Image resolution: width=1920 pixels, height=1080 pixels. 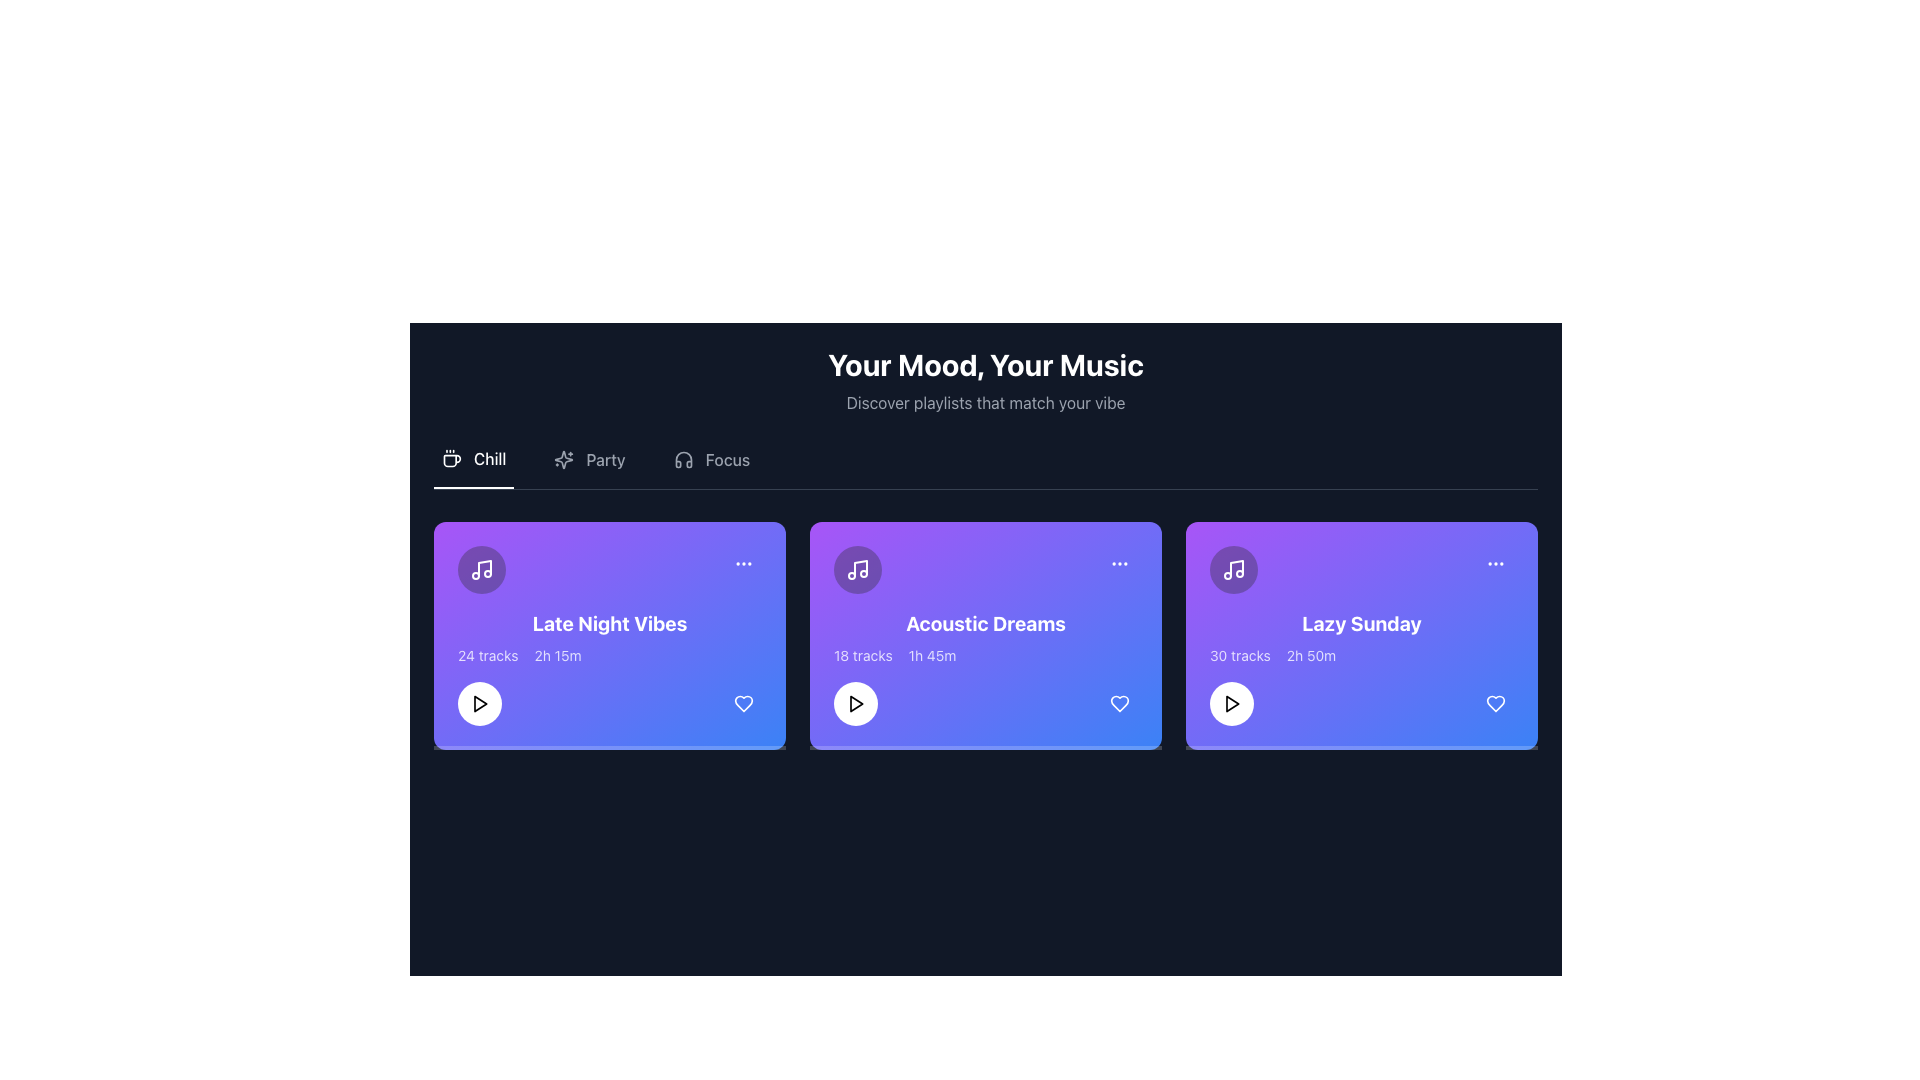 What do you see at coordinates (589, 467) in the screenshot?
I see `the 'Party' themed button located in the top menu bar, positioned between 'Chill' and 'Focus', to observe a color change` at bounding box center [589, 467].